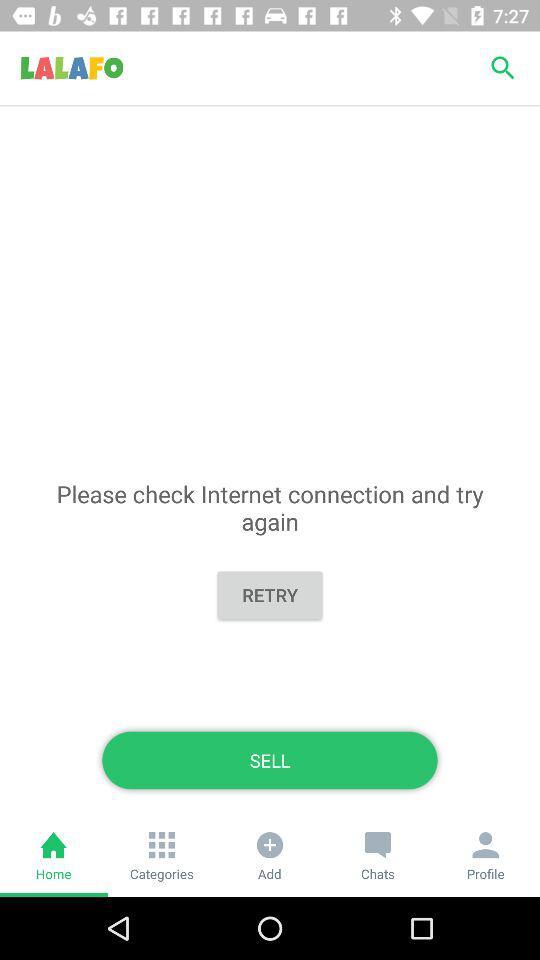  What do you see at coordinates (270, 595) in the screenshot?
I see `the retry item` at bounding box center [270, 595].